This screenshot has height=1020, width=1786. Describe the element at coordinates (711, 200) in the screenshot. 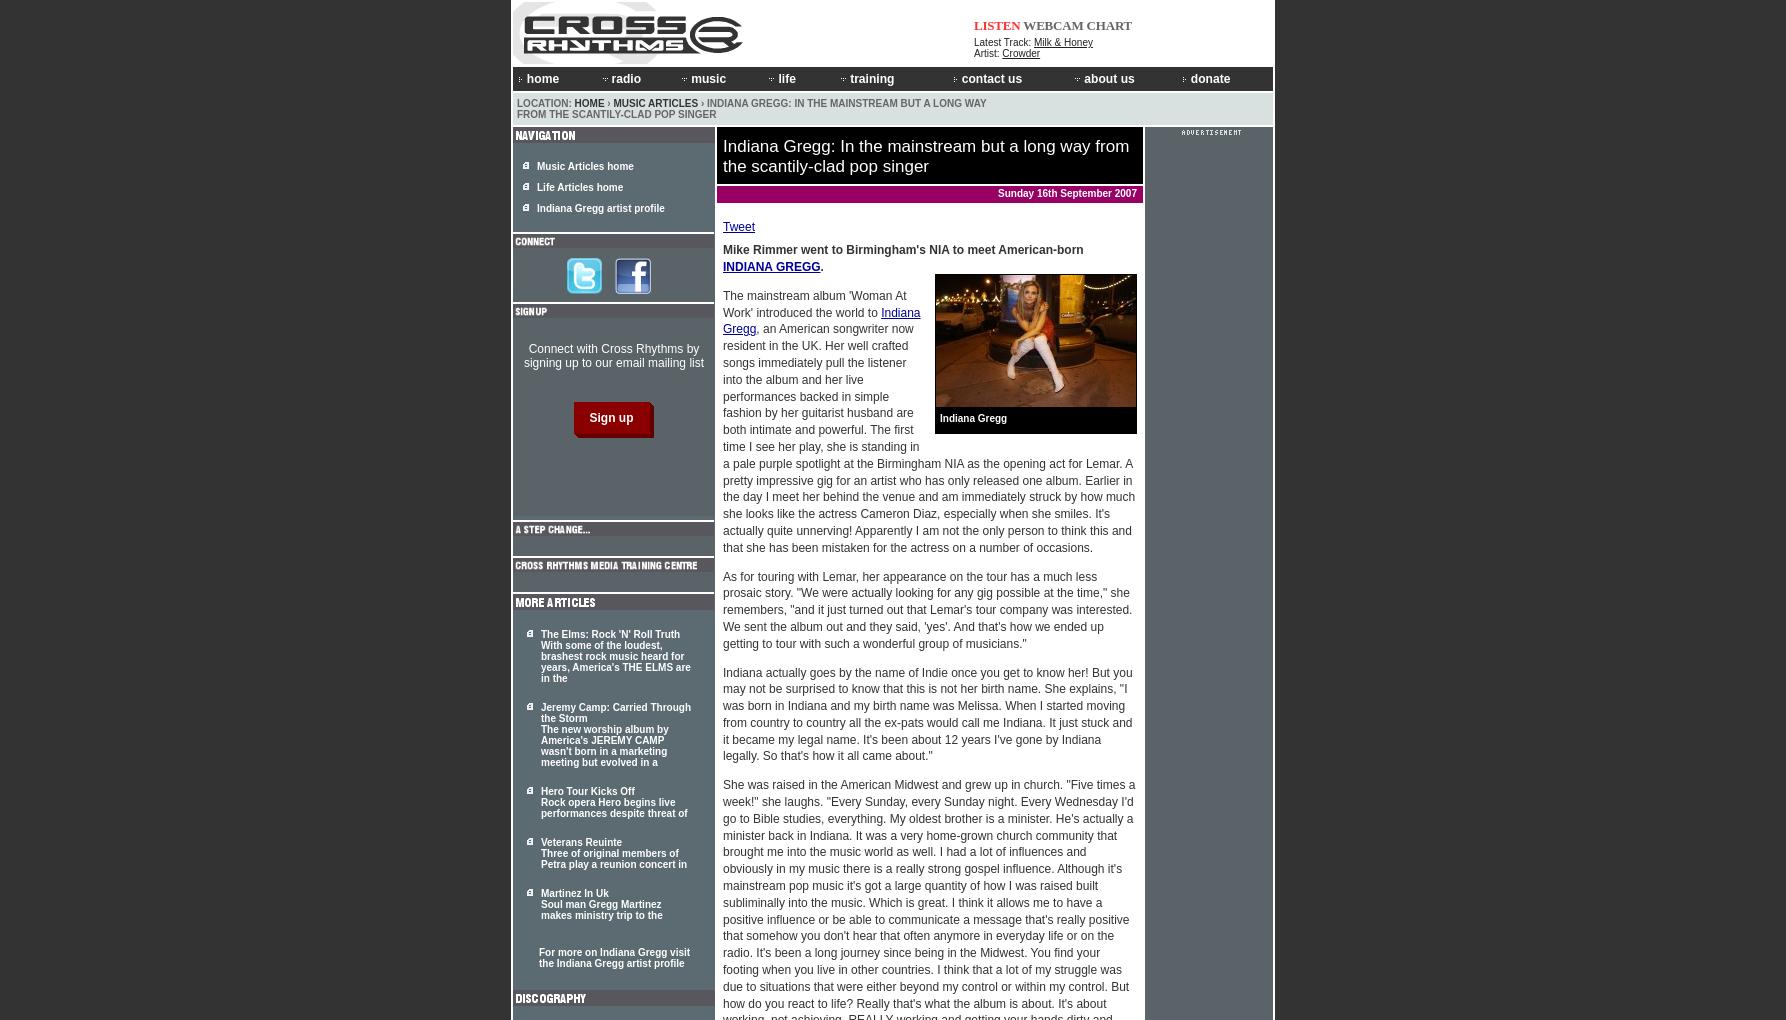

I see `'Reviews'` at that location.